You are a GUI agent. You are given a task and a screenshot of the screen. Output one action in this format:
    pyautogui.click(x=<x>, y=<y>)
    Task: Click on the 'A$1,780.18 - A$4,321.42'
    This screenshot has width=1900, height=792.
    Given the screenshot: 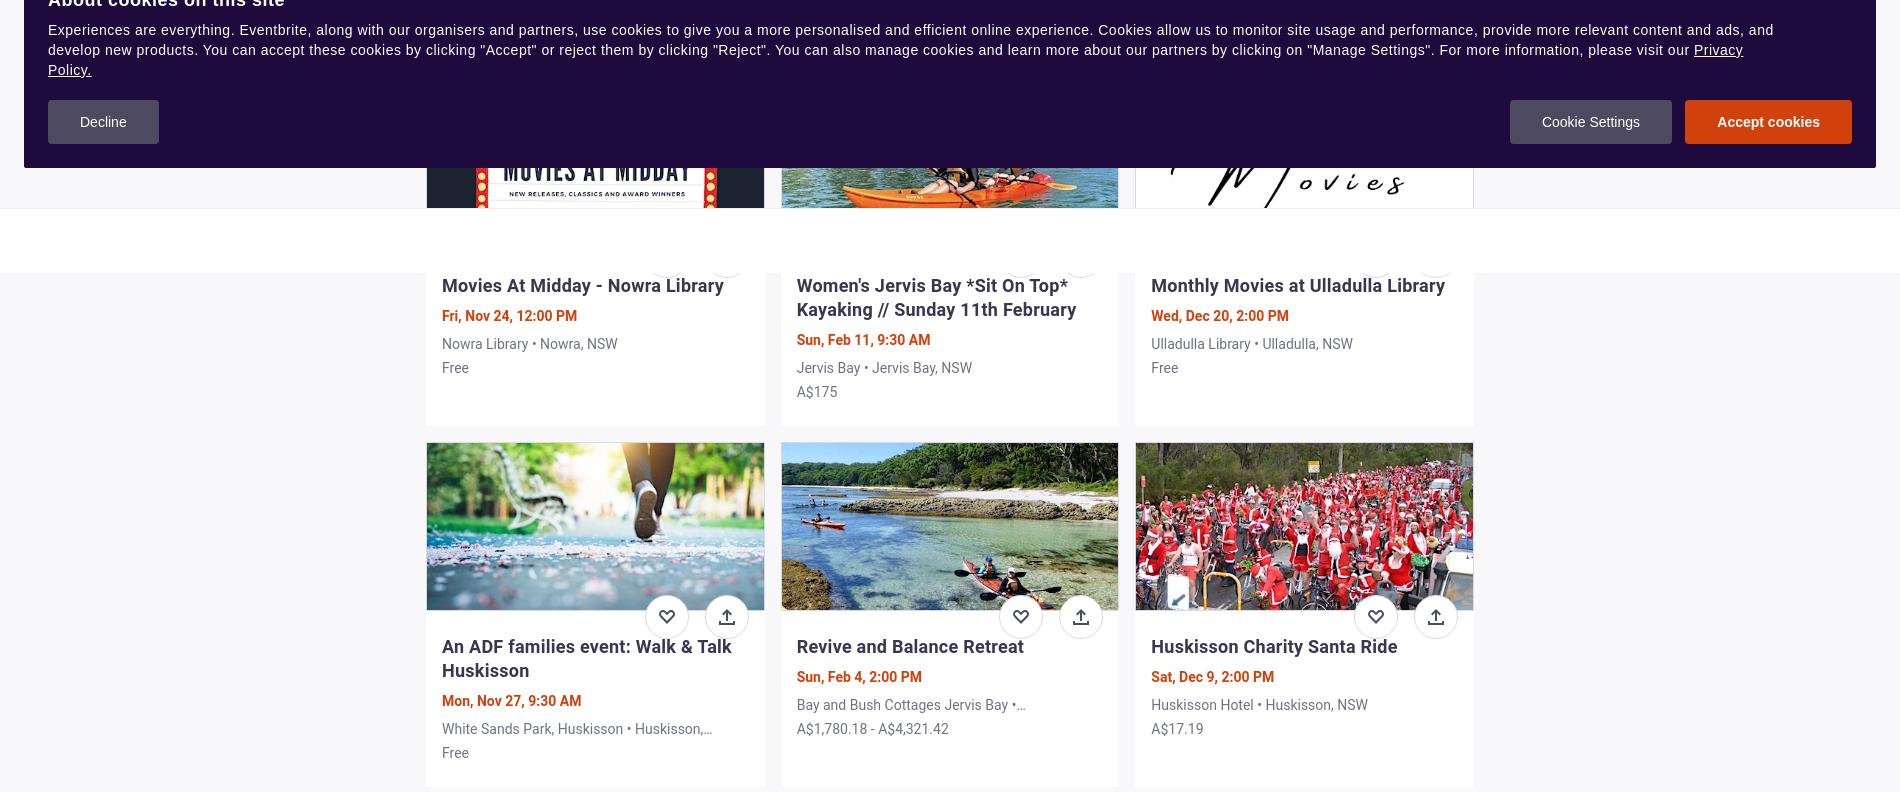 What is the action you would take?
    pyautogui.click(x=870, y=727)
    